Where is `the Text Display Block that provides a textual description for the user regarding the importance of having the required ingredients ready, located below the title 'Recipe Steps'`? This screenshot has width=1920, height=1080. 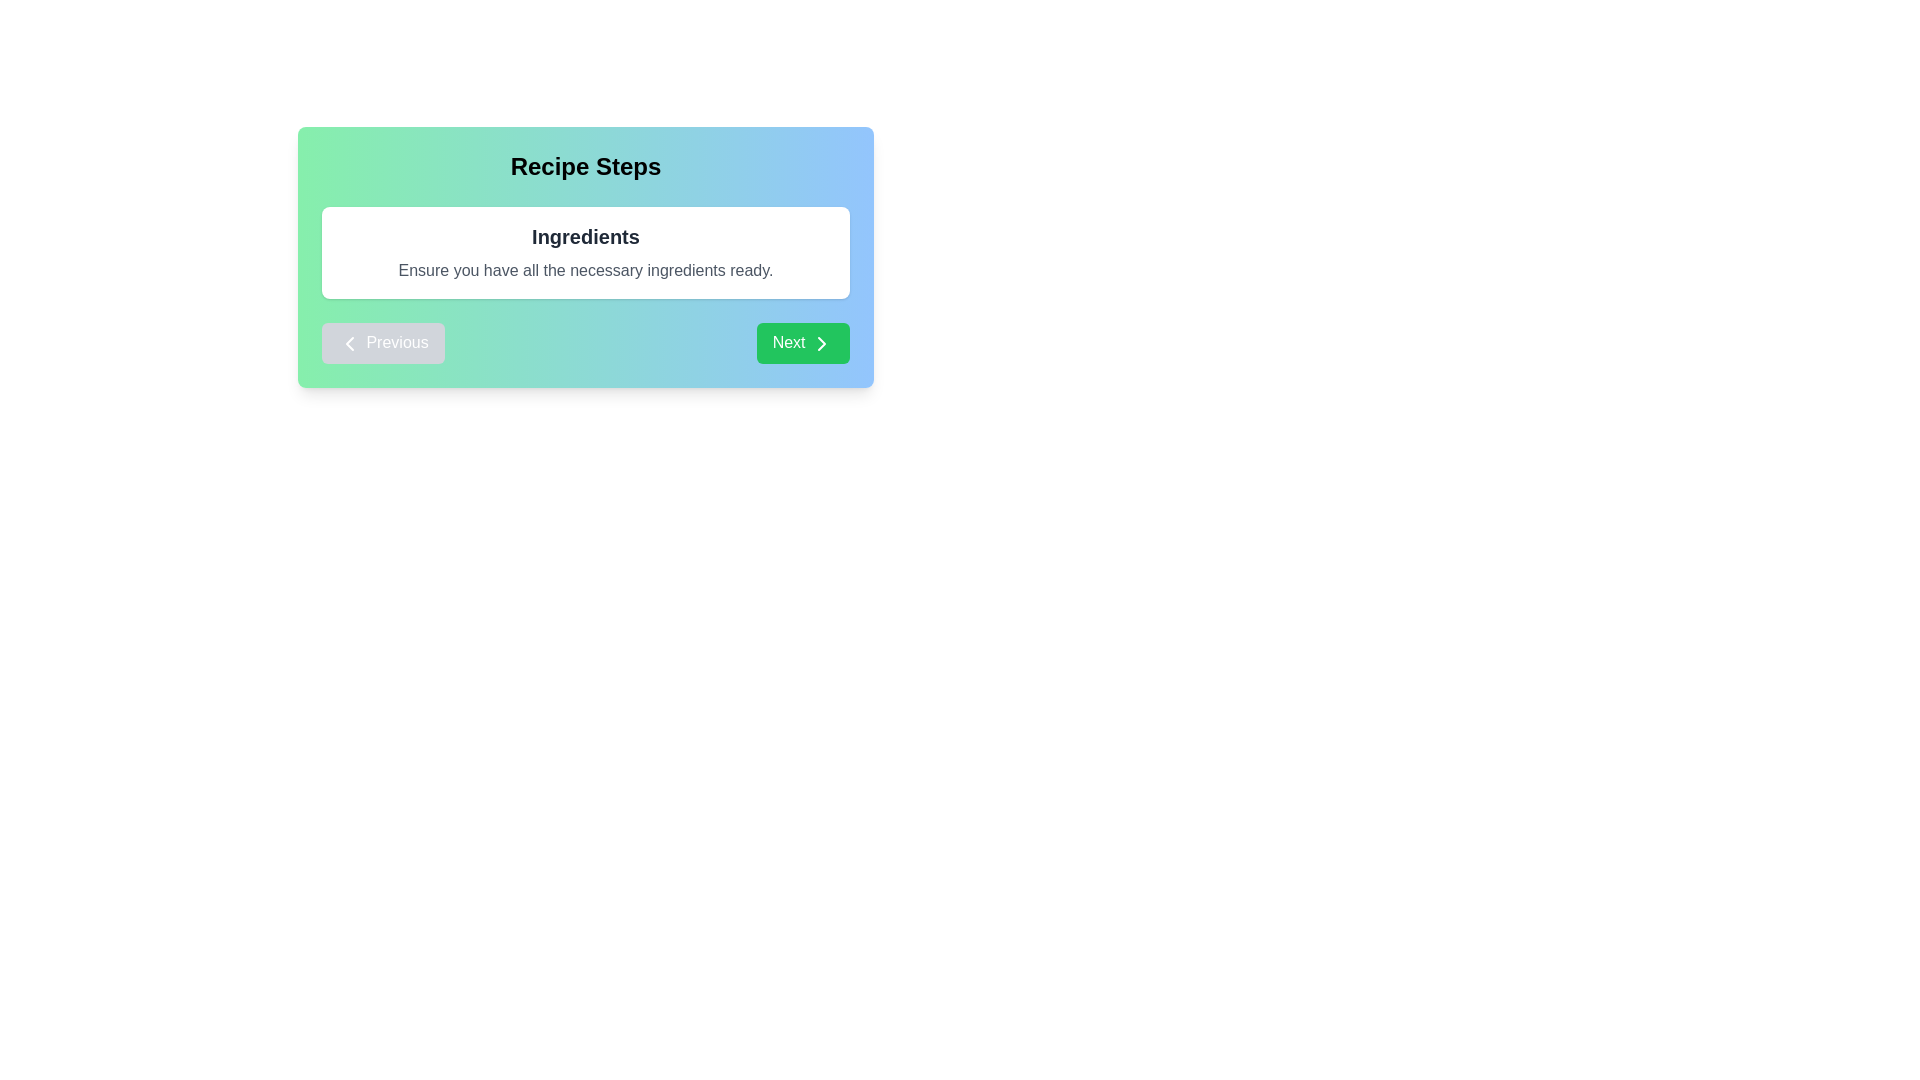
the Text Display Block that provides a textual description for the user regarding the importance of having the required ingredients ready, located below the title 'Recipe Steps' is located at coordinates (584, 252).